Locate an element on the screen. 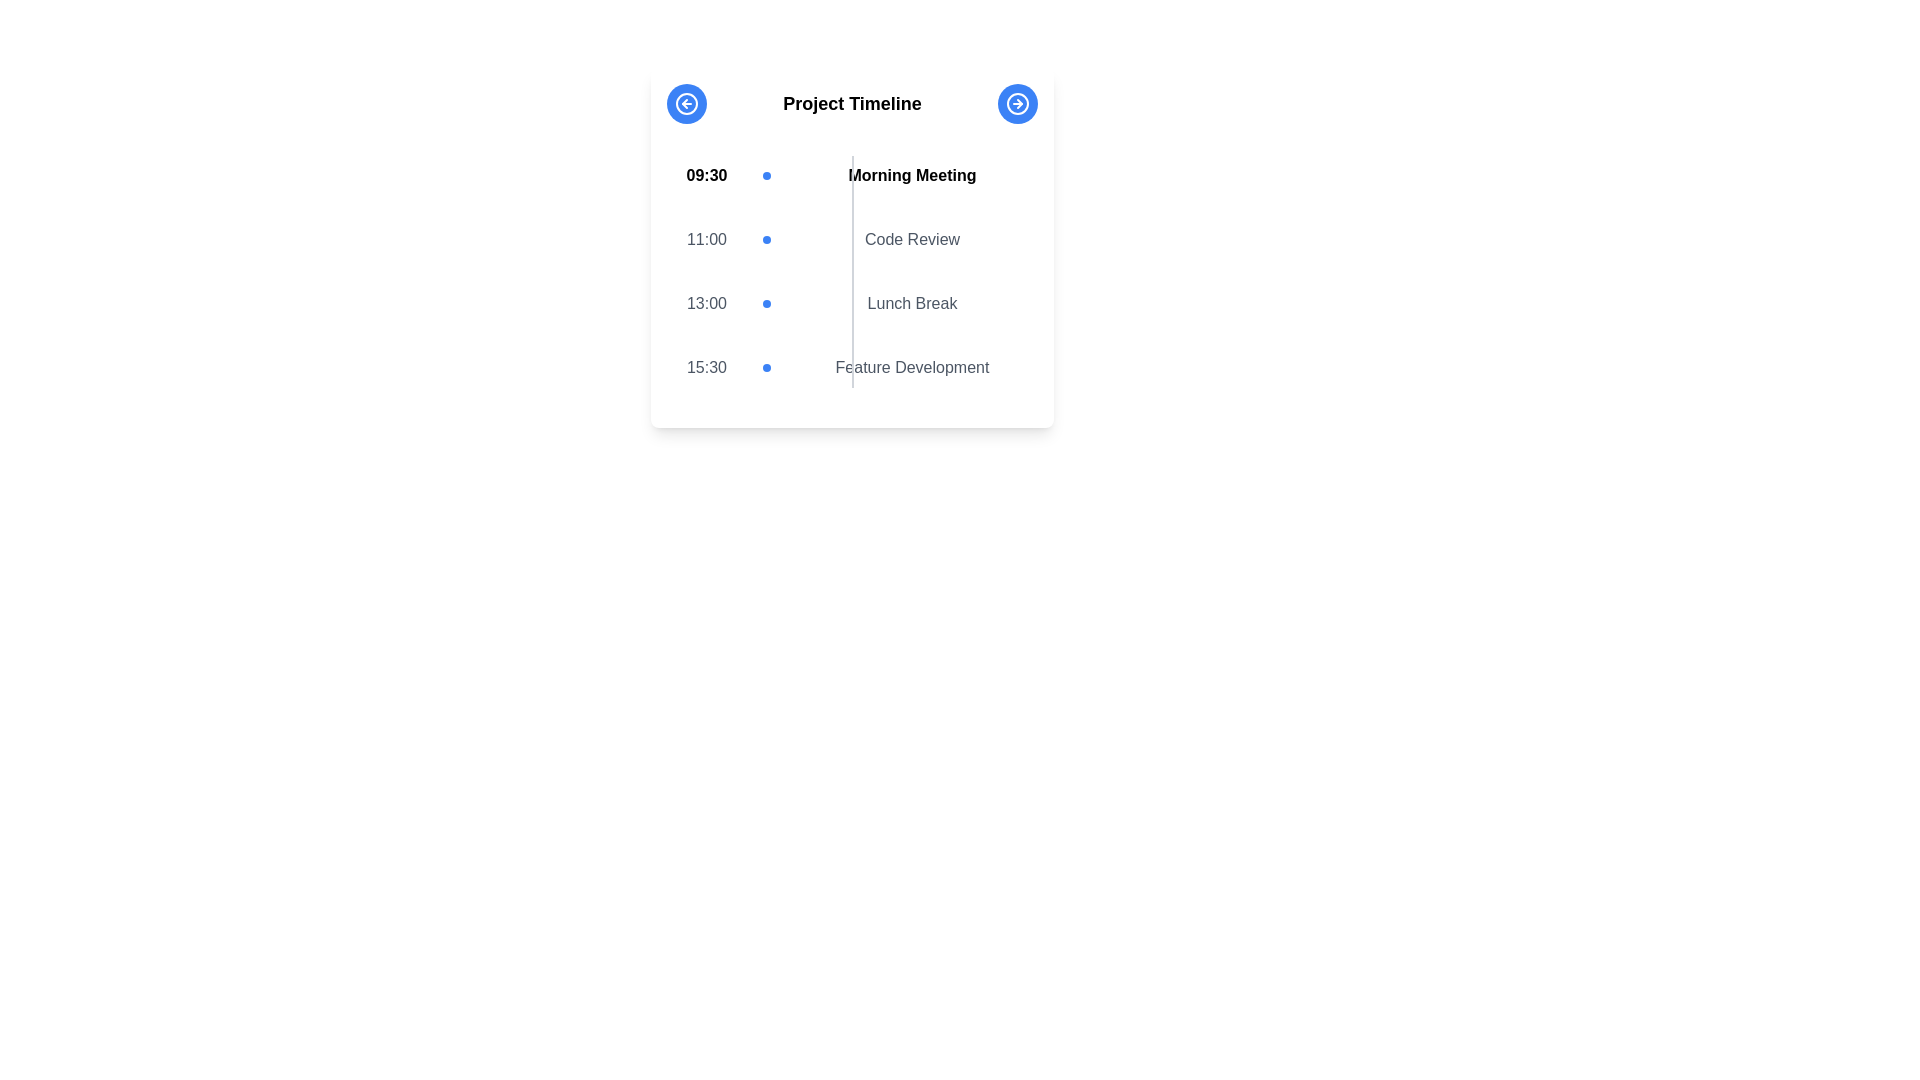 Image resolution: width=1920 pixels, height=1080 pixels. the rightmost button on the 'Project Timeline' header bar is located at coordinates (1017, 104).